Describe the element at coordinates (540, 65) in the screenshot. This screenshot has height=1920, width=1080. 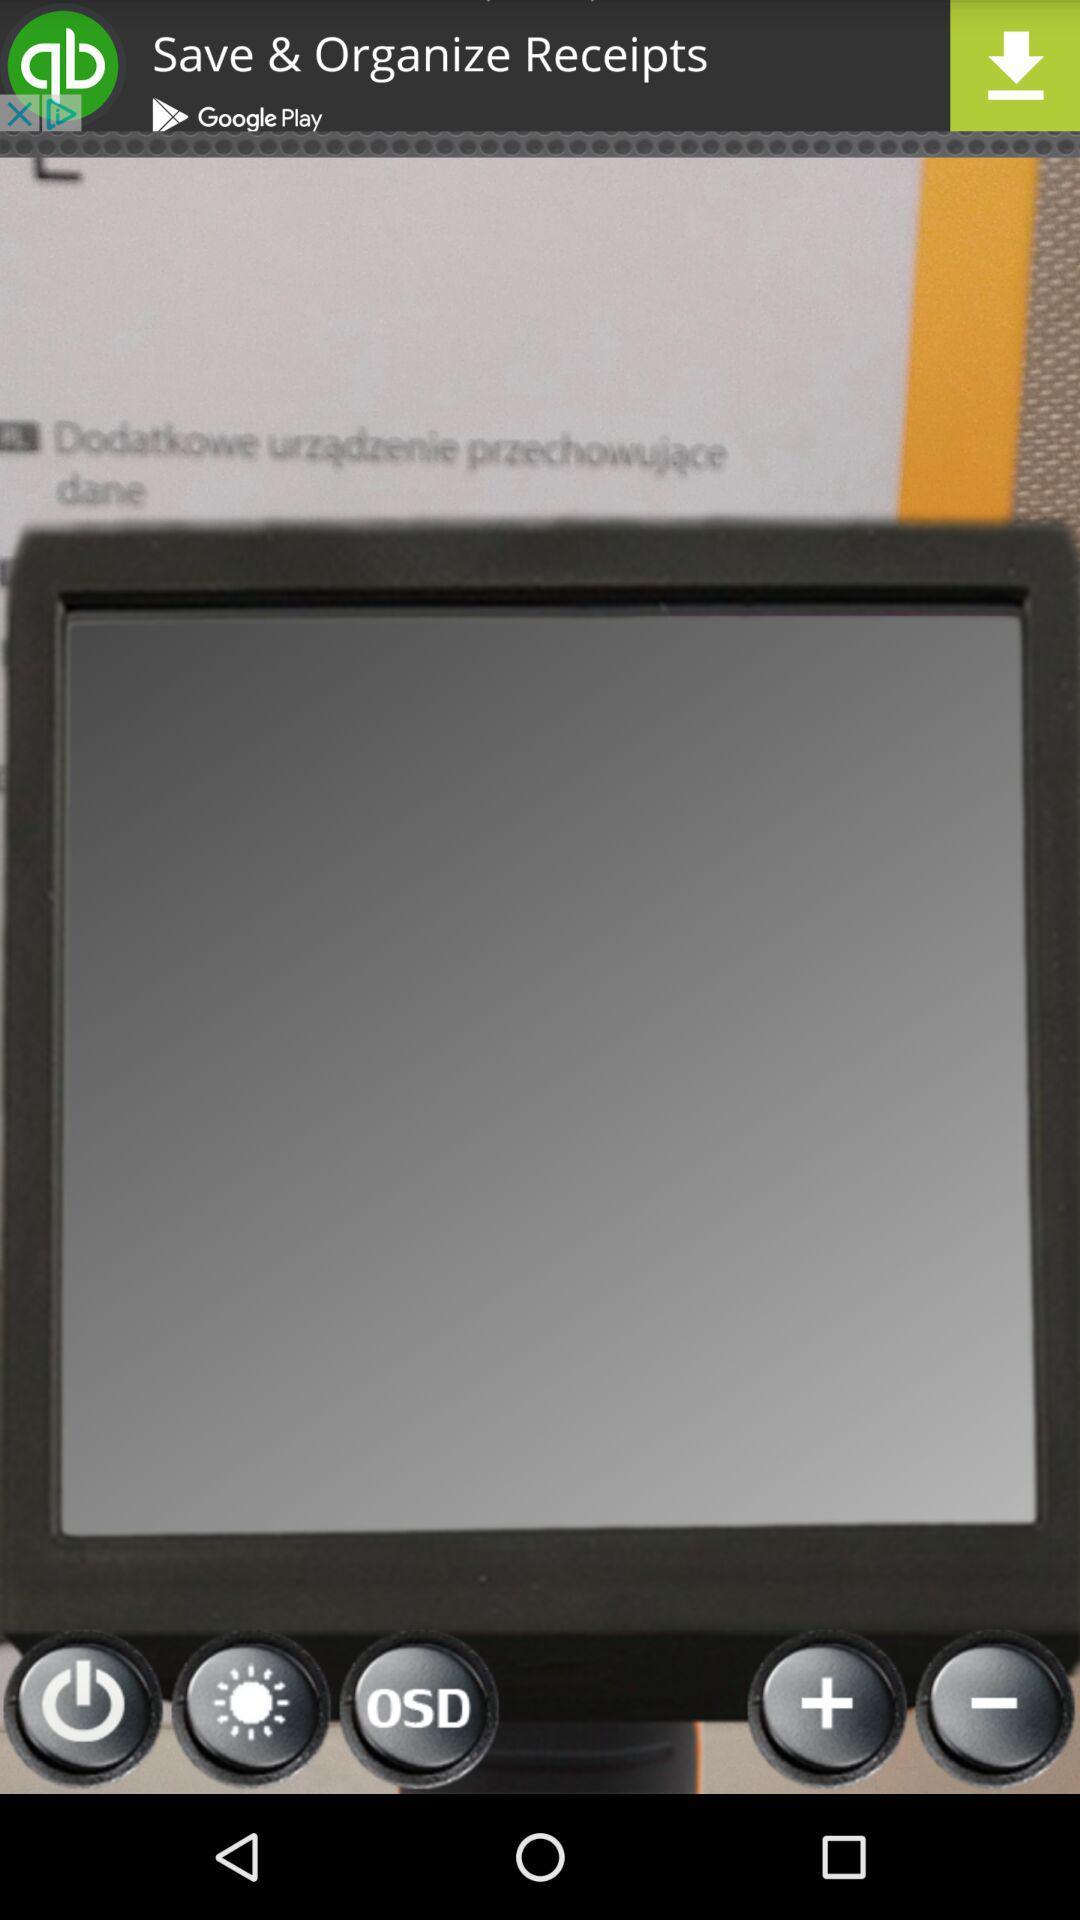
I see `app` at that location.